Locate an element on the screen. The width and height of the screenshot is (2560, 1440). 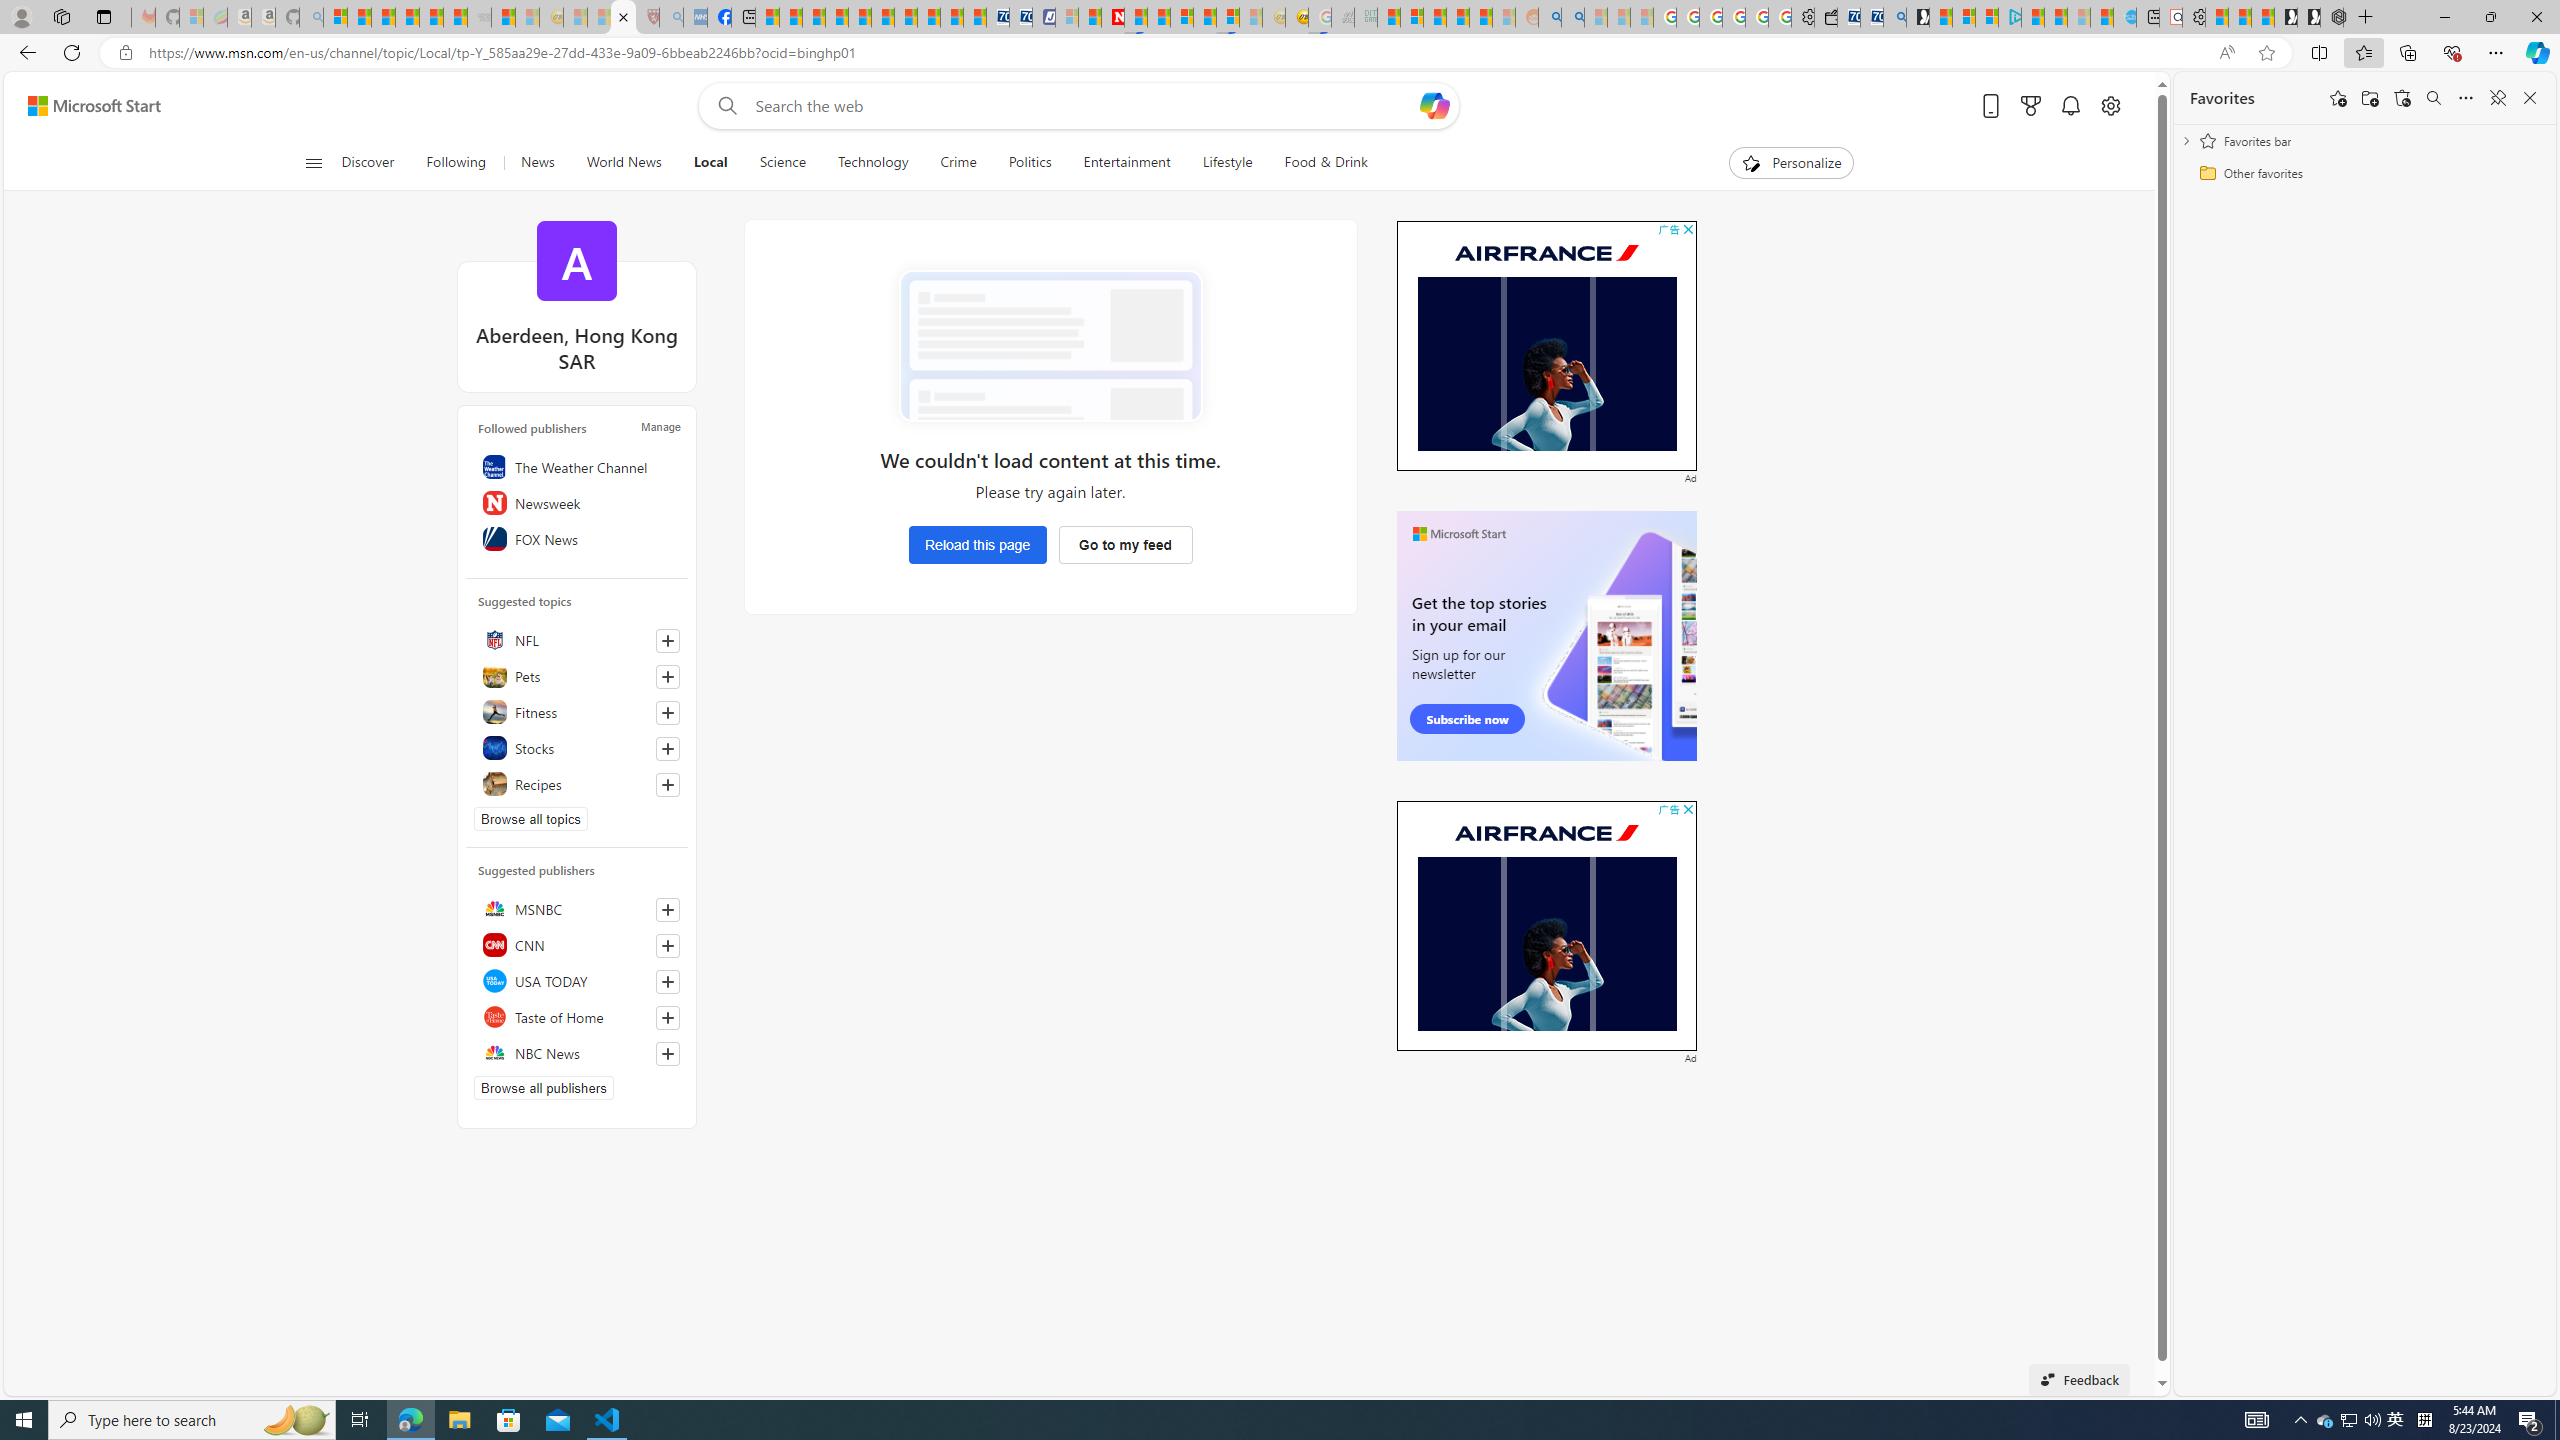
'NFL' is located at coordinates (575, 639).